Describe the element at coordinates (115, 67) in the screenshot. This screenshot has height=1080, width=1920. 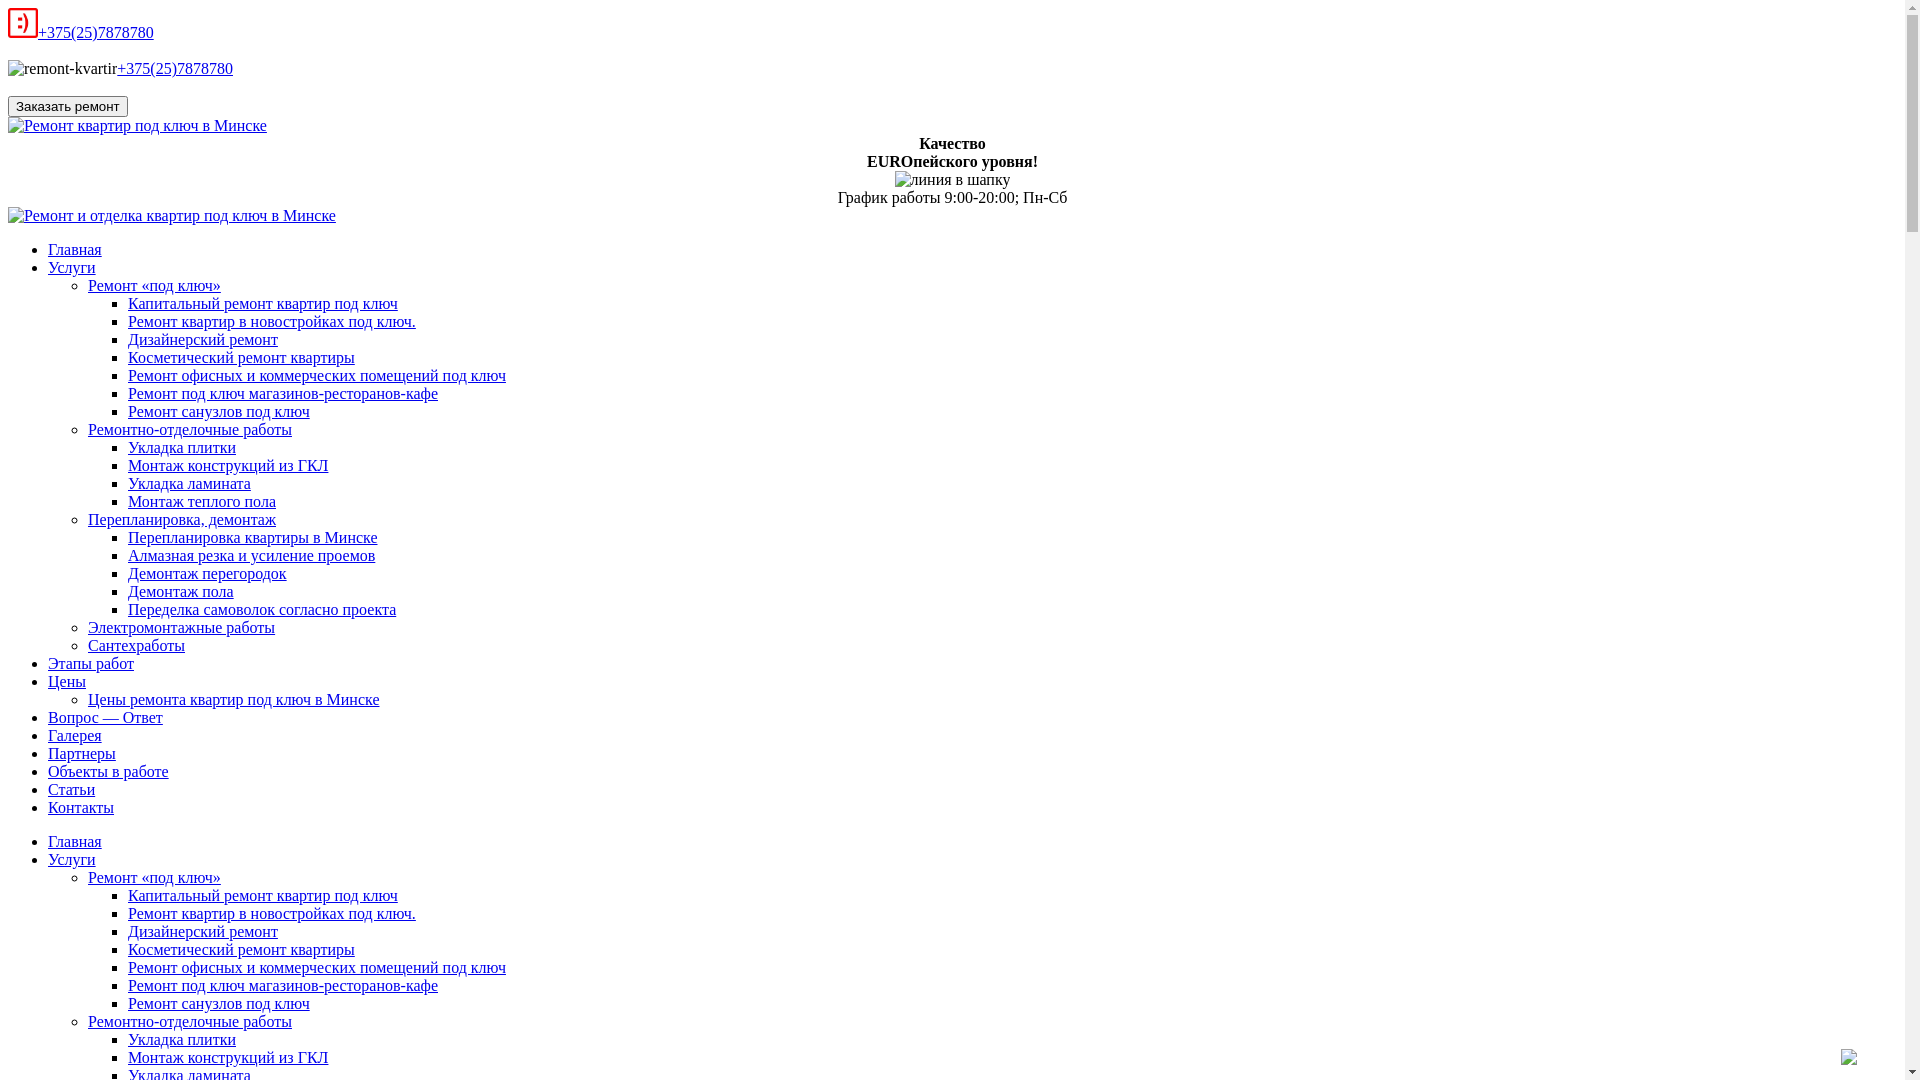
I see `'+375(25)7878780'` at that location.